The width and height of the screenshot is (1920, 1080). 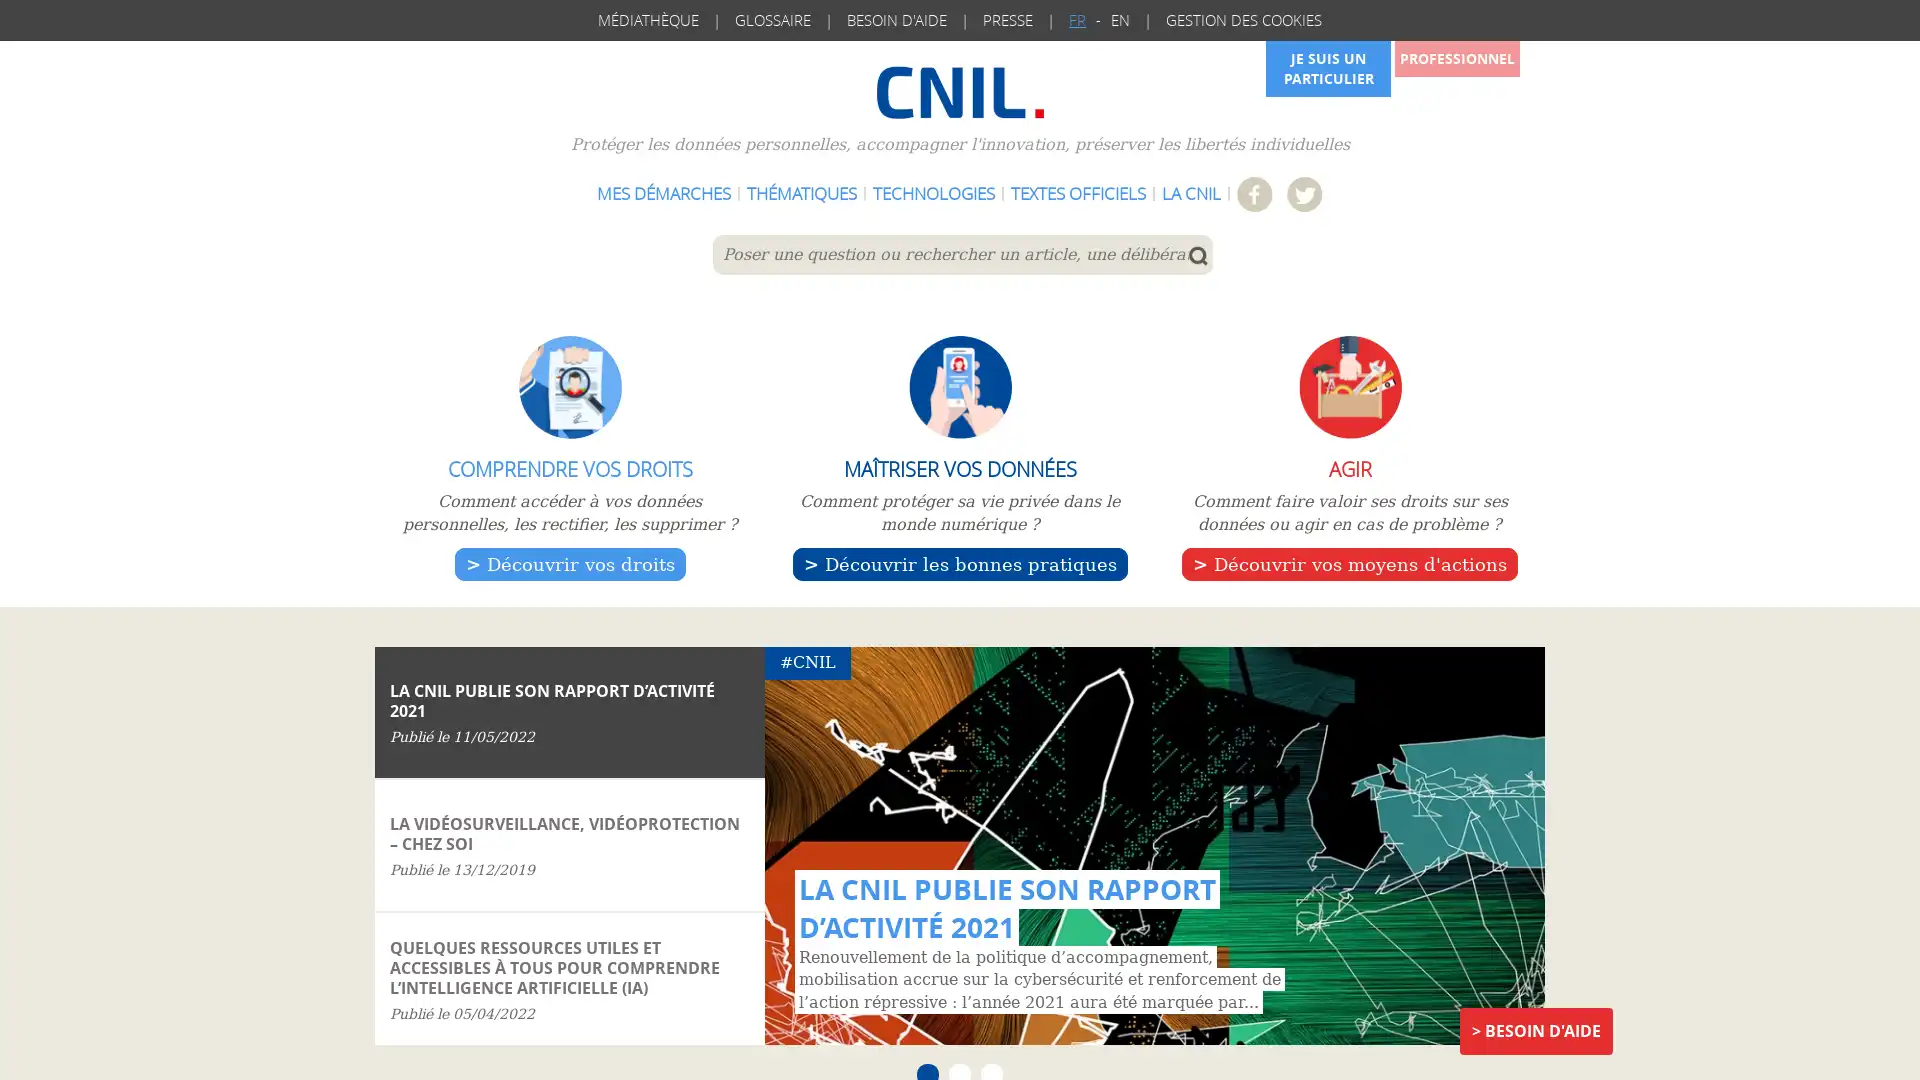 What do you see at coordinates (569, 845) in the screenshot?
I see `Logement LA VIDEOSURVEILLANCE, VIDEOPROTECTION  CHEZ SOI Publie le 13/12/2019` at bounding box center [569, 845].